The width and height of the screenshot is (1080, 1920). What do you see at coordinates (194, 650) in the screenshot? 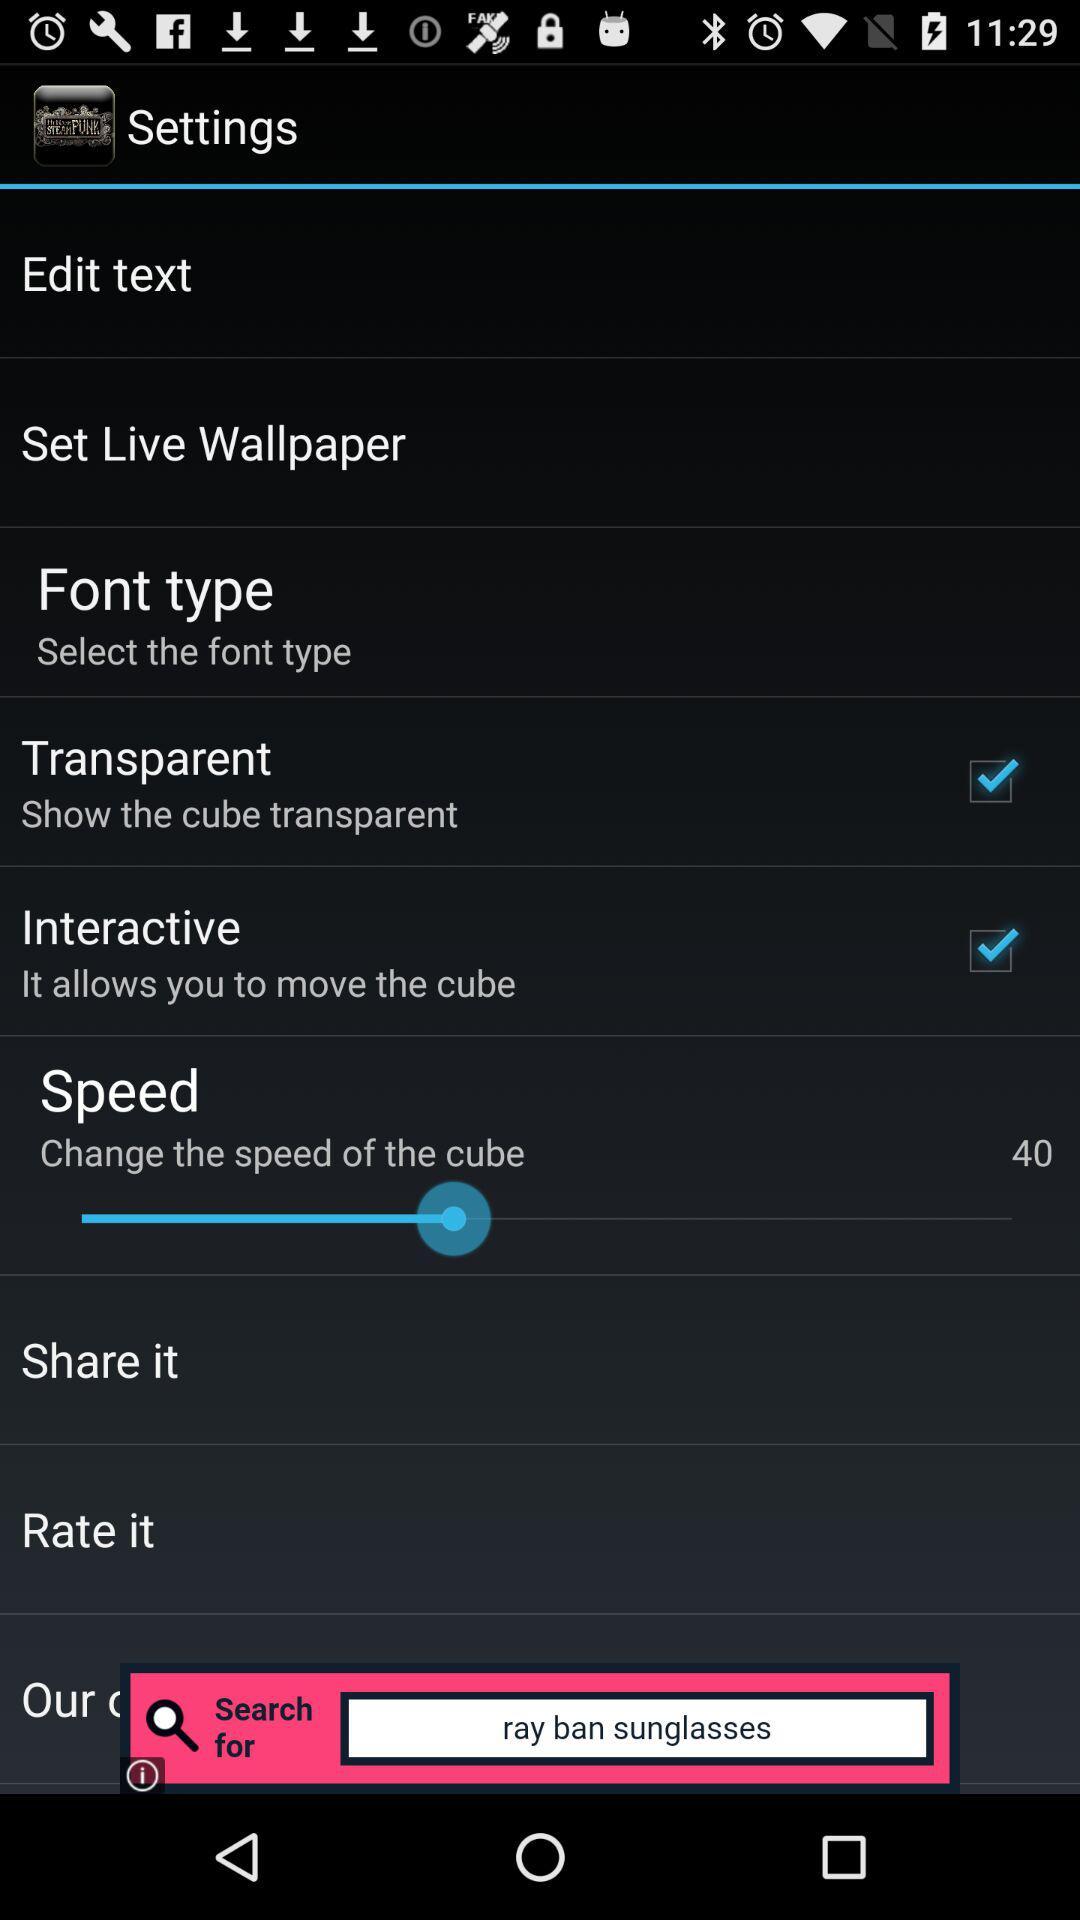
I see `the icon below the font type app` at bounding box center [194, 650].